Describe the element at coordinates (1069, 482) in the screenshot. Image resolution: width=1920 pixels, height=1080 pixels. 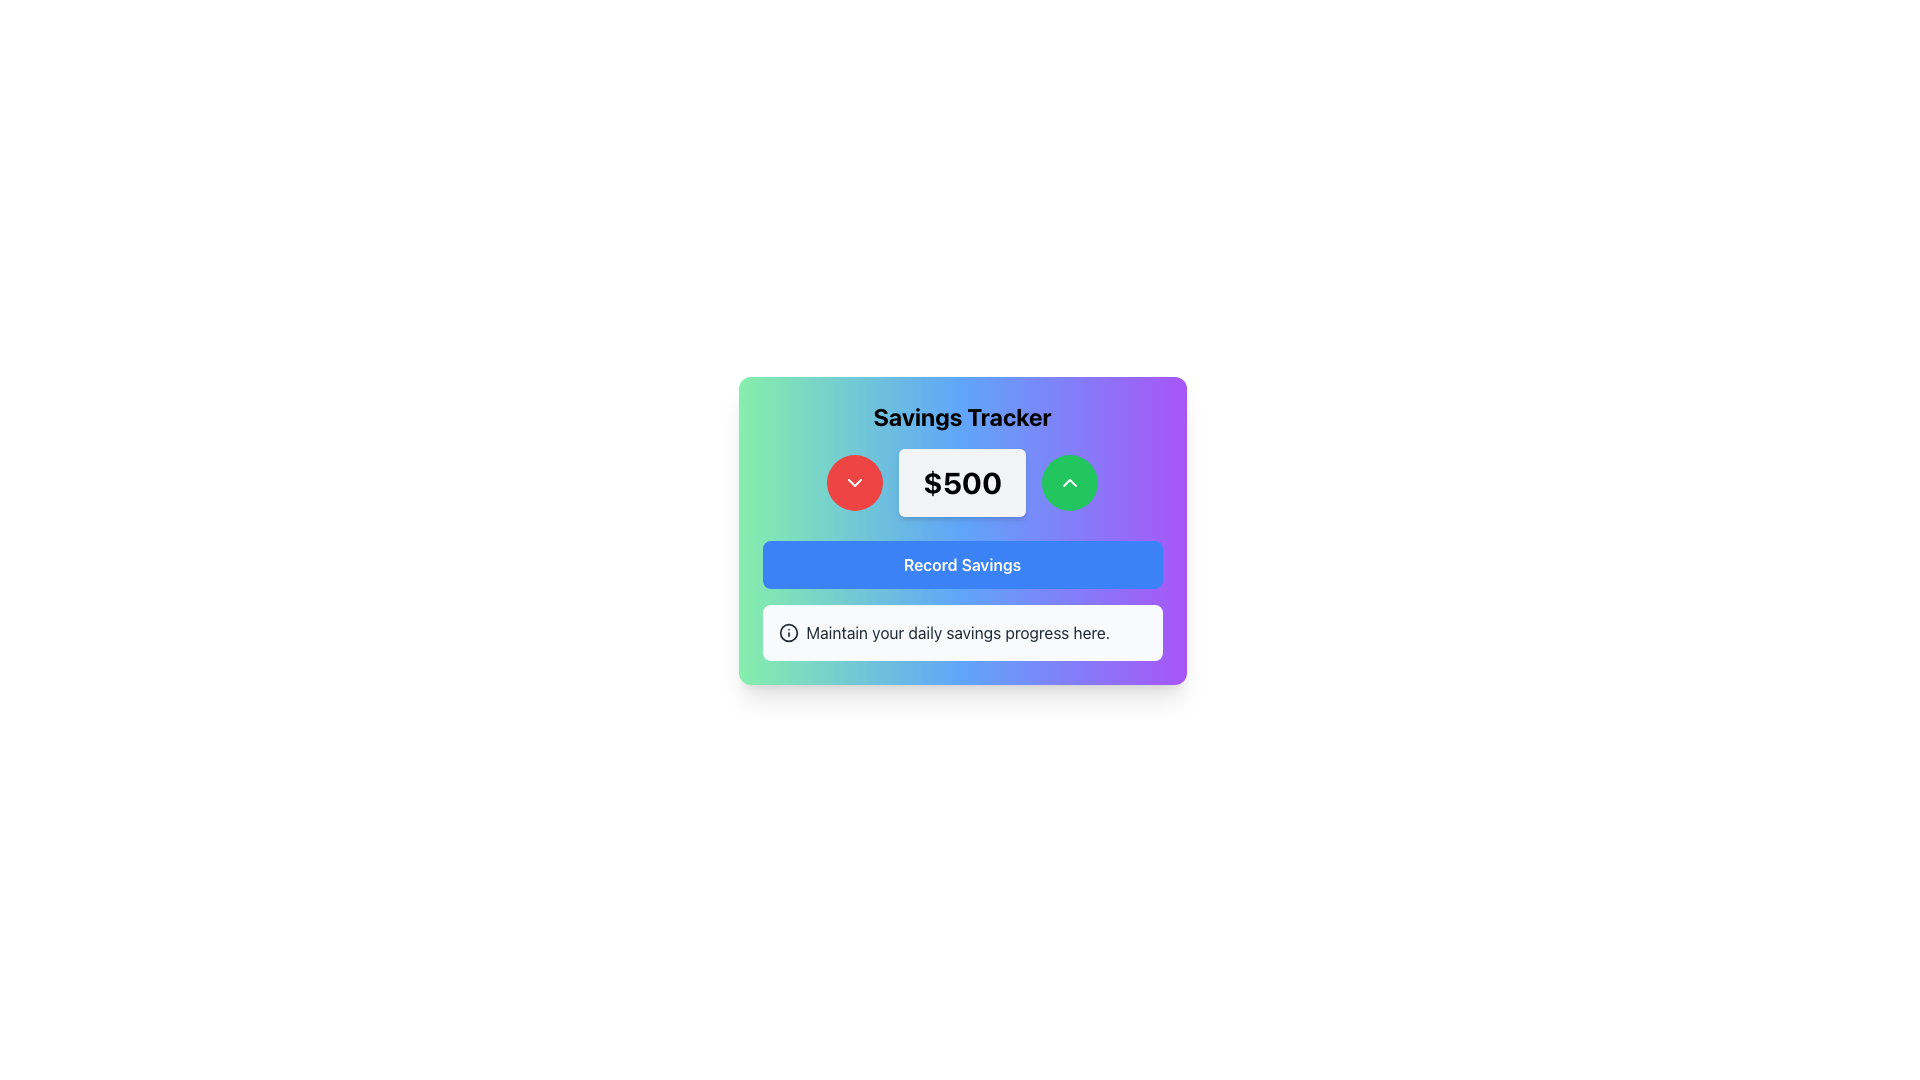
I see `the upward-facing chevron icon within the green circular button in the top-right corner of the 'Savings Tracker' card` at that location.